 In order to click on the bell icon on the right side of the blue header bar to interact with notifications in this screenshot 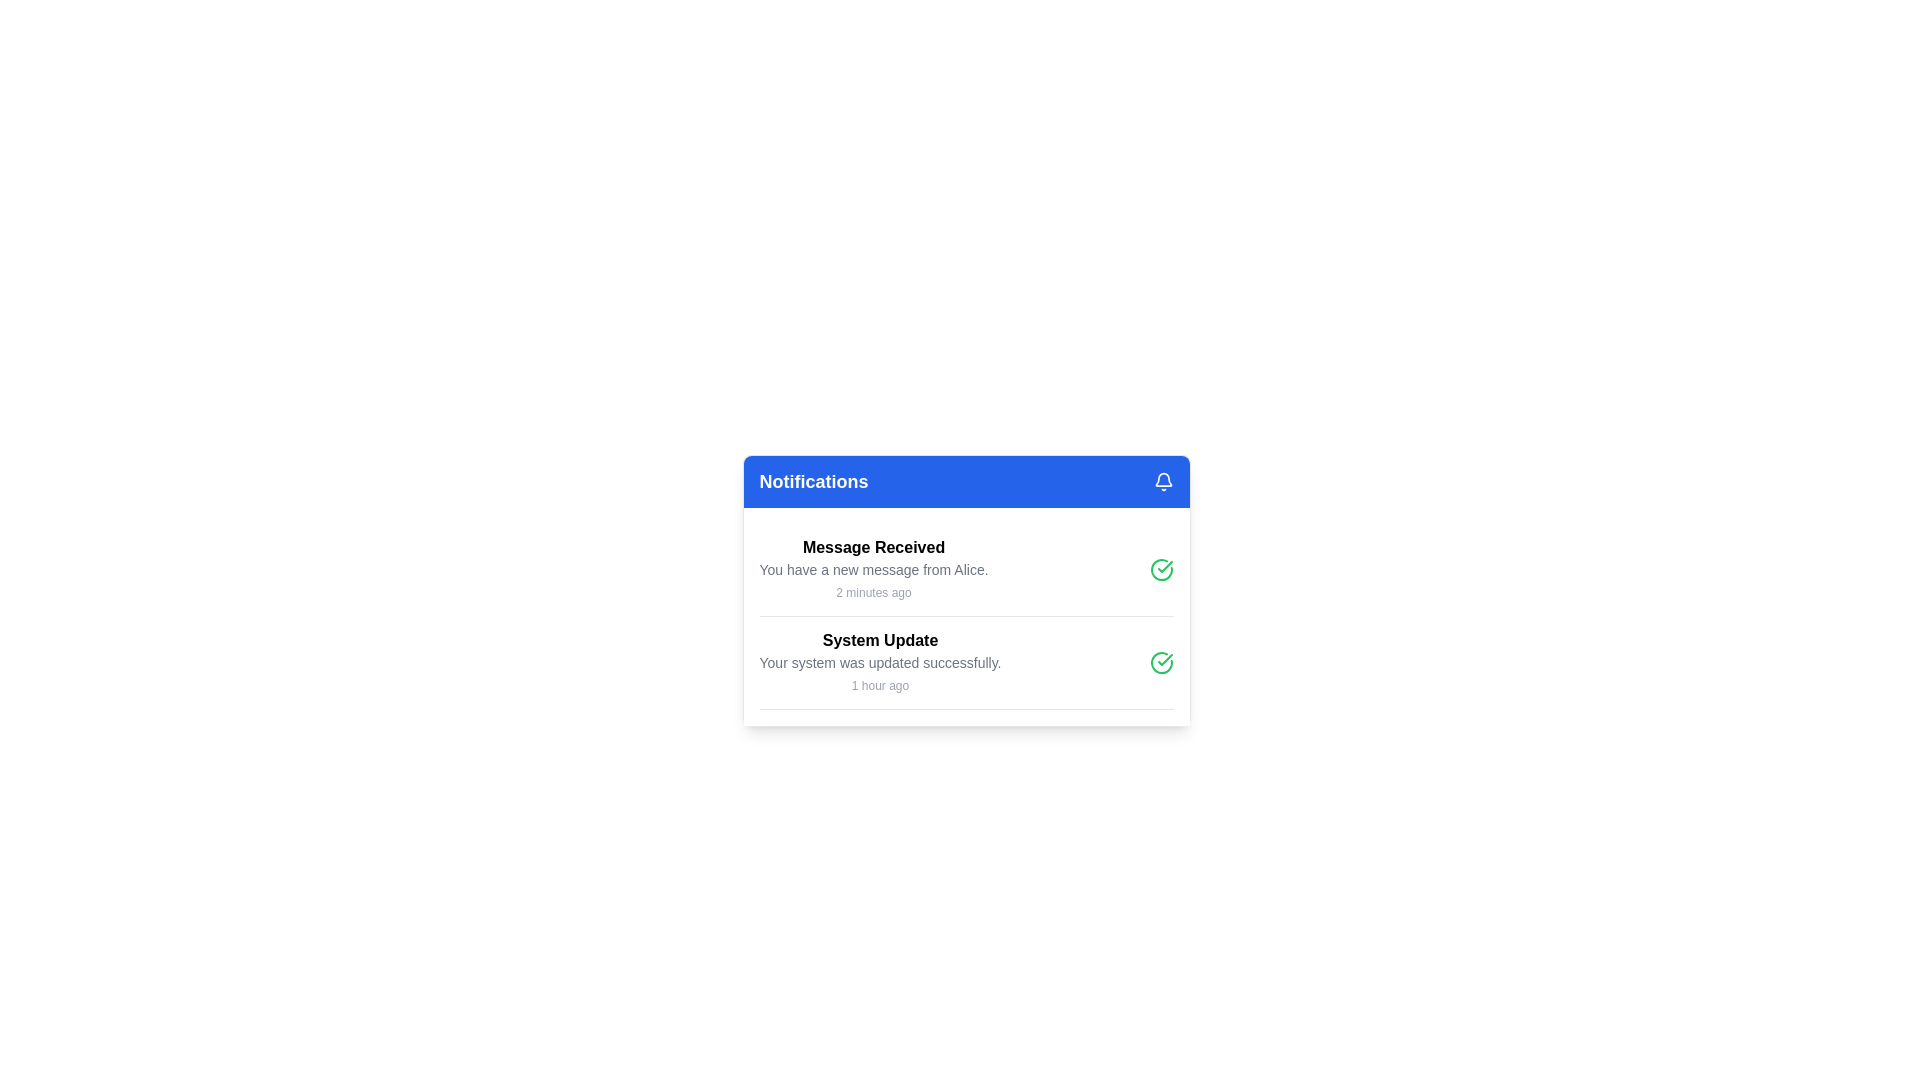, I will do `click(1163, 482)`.